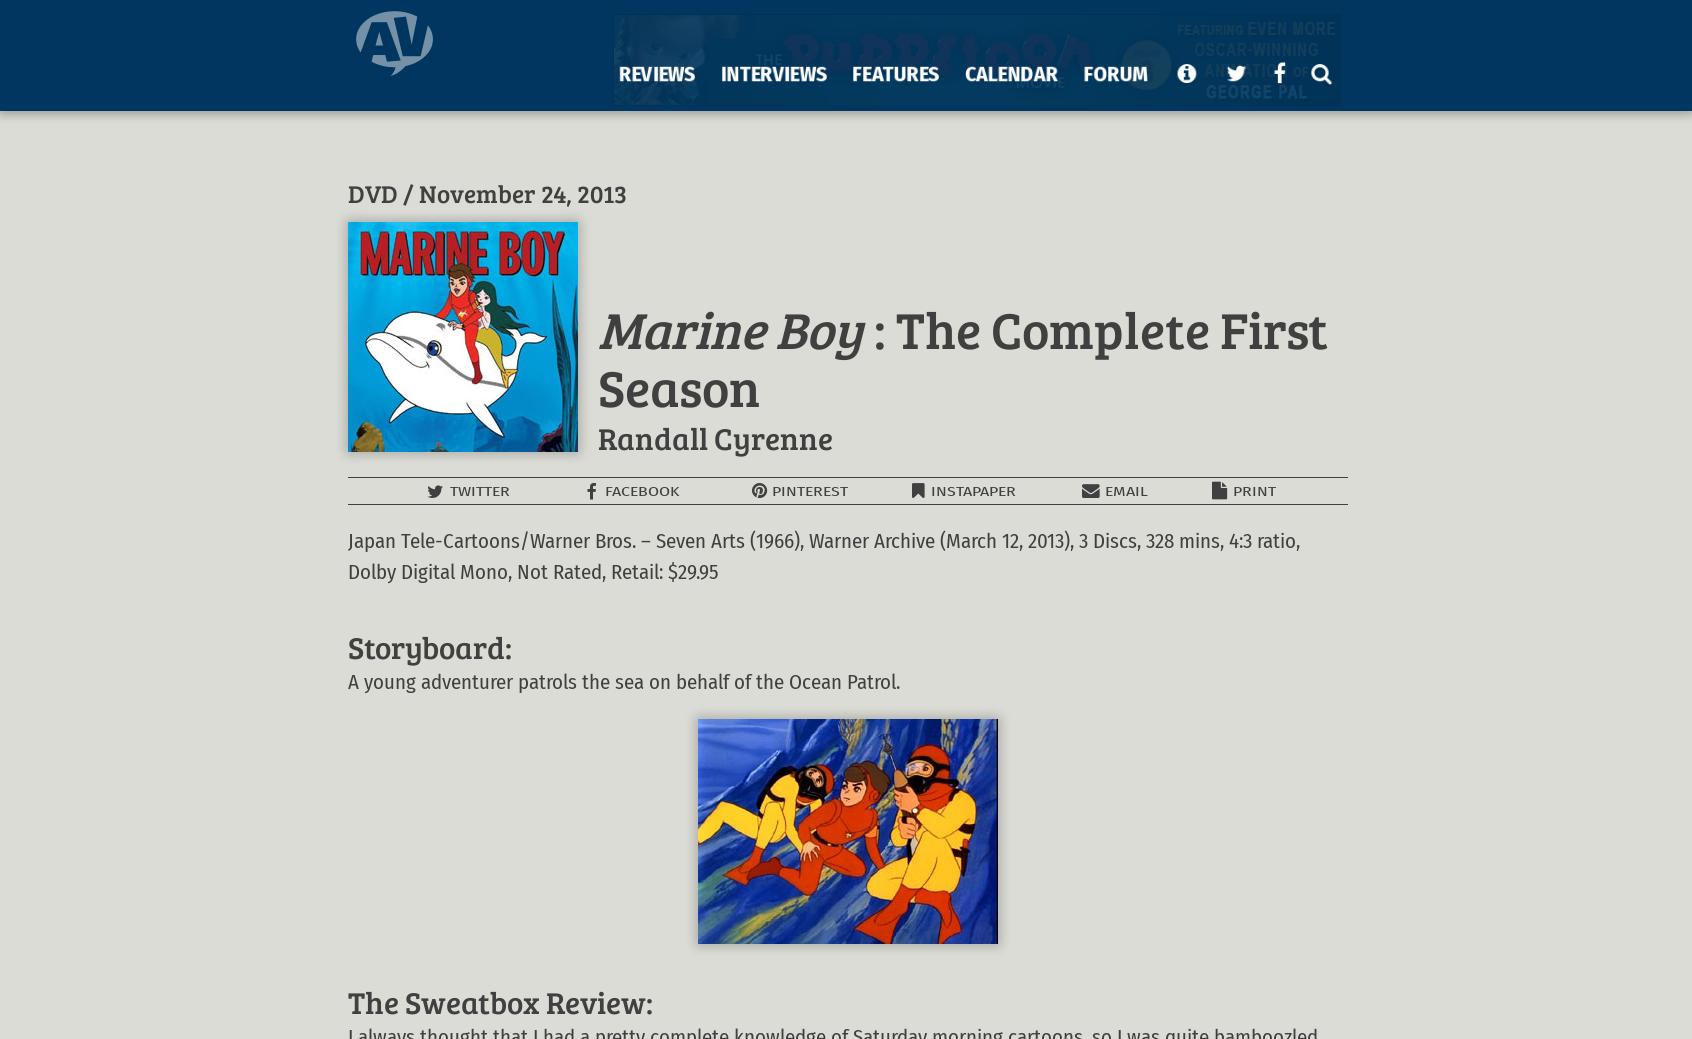  What do you see at coordinates (641, 488) in the screenshot?
I see `'FACEBOOK'` at bounding box center [641, 488].